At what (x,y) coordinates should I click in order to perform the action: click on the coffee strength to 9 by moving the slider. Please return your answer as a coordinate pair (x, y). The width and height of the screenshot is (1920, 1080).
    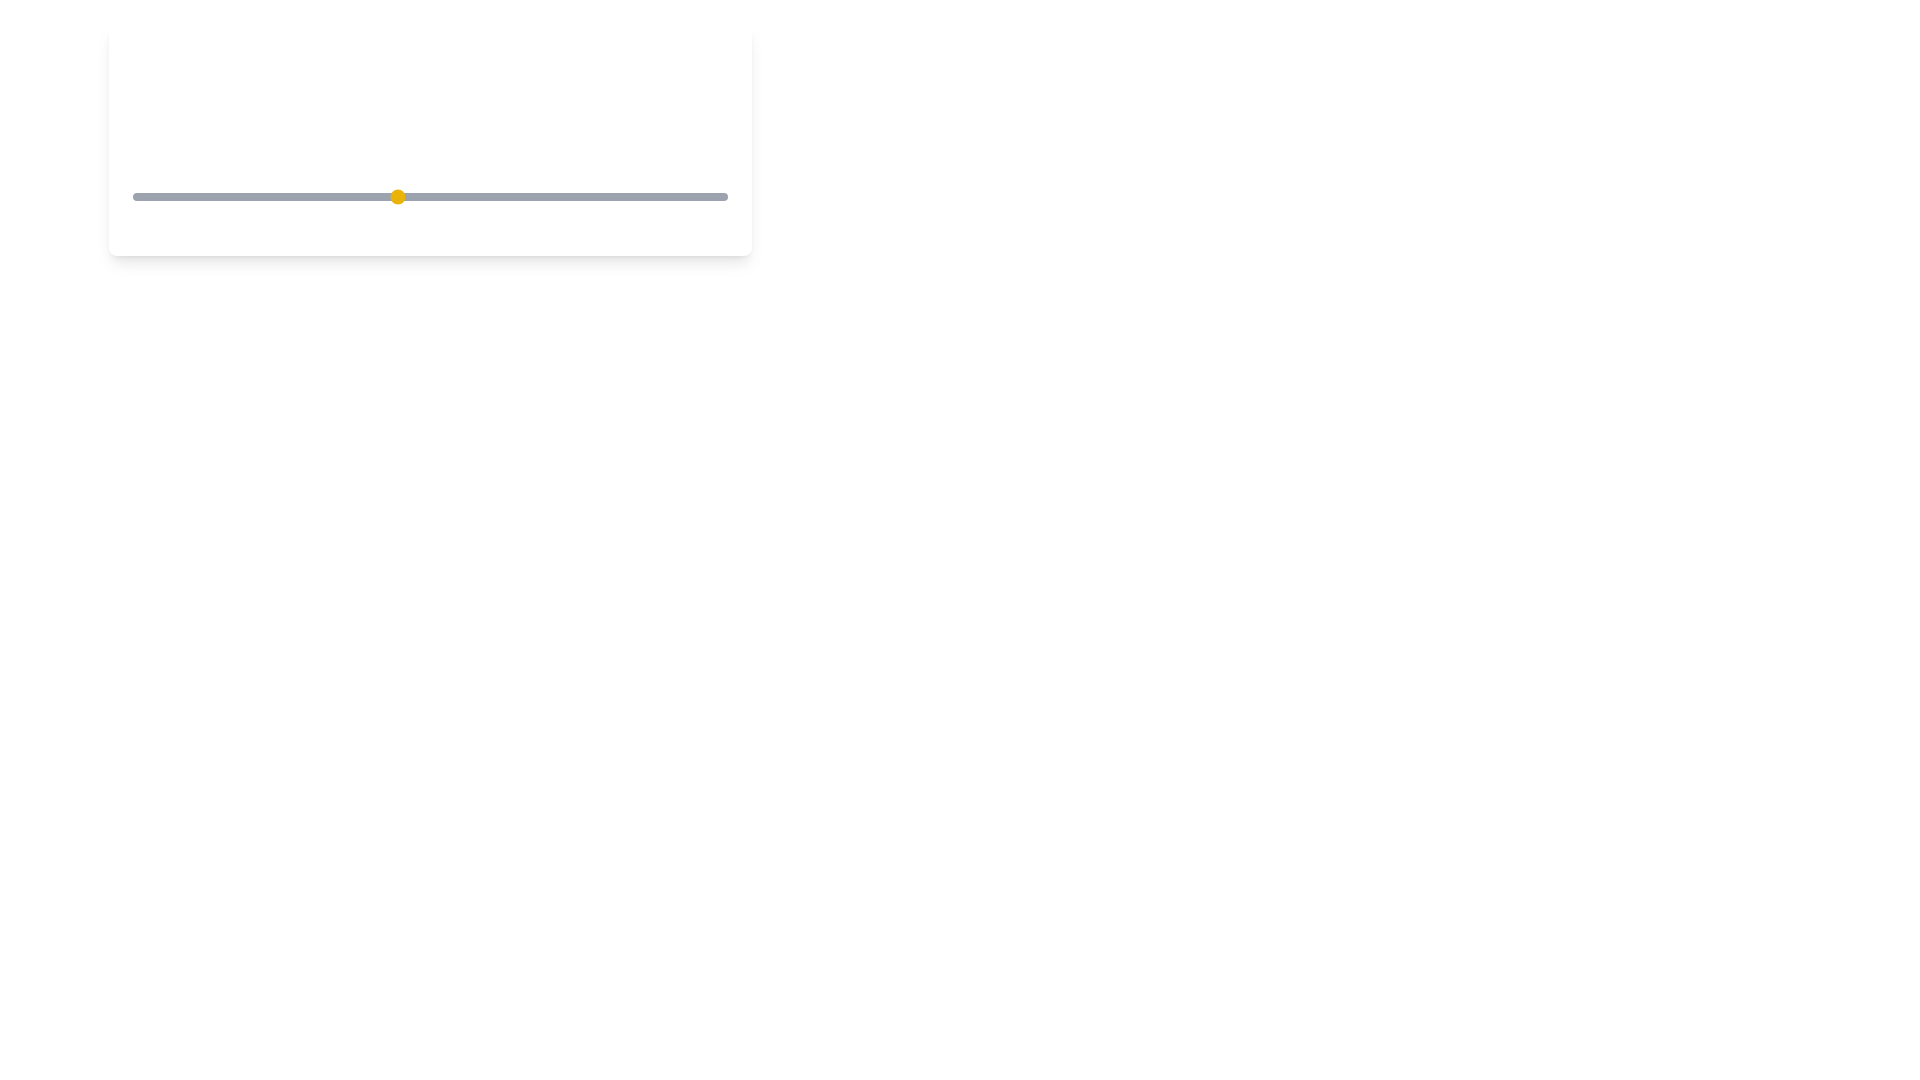
    Looking at the image, I should click on (661, 196).